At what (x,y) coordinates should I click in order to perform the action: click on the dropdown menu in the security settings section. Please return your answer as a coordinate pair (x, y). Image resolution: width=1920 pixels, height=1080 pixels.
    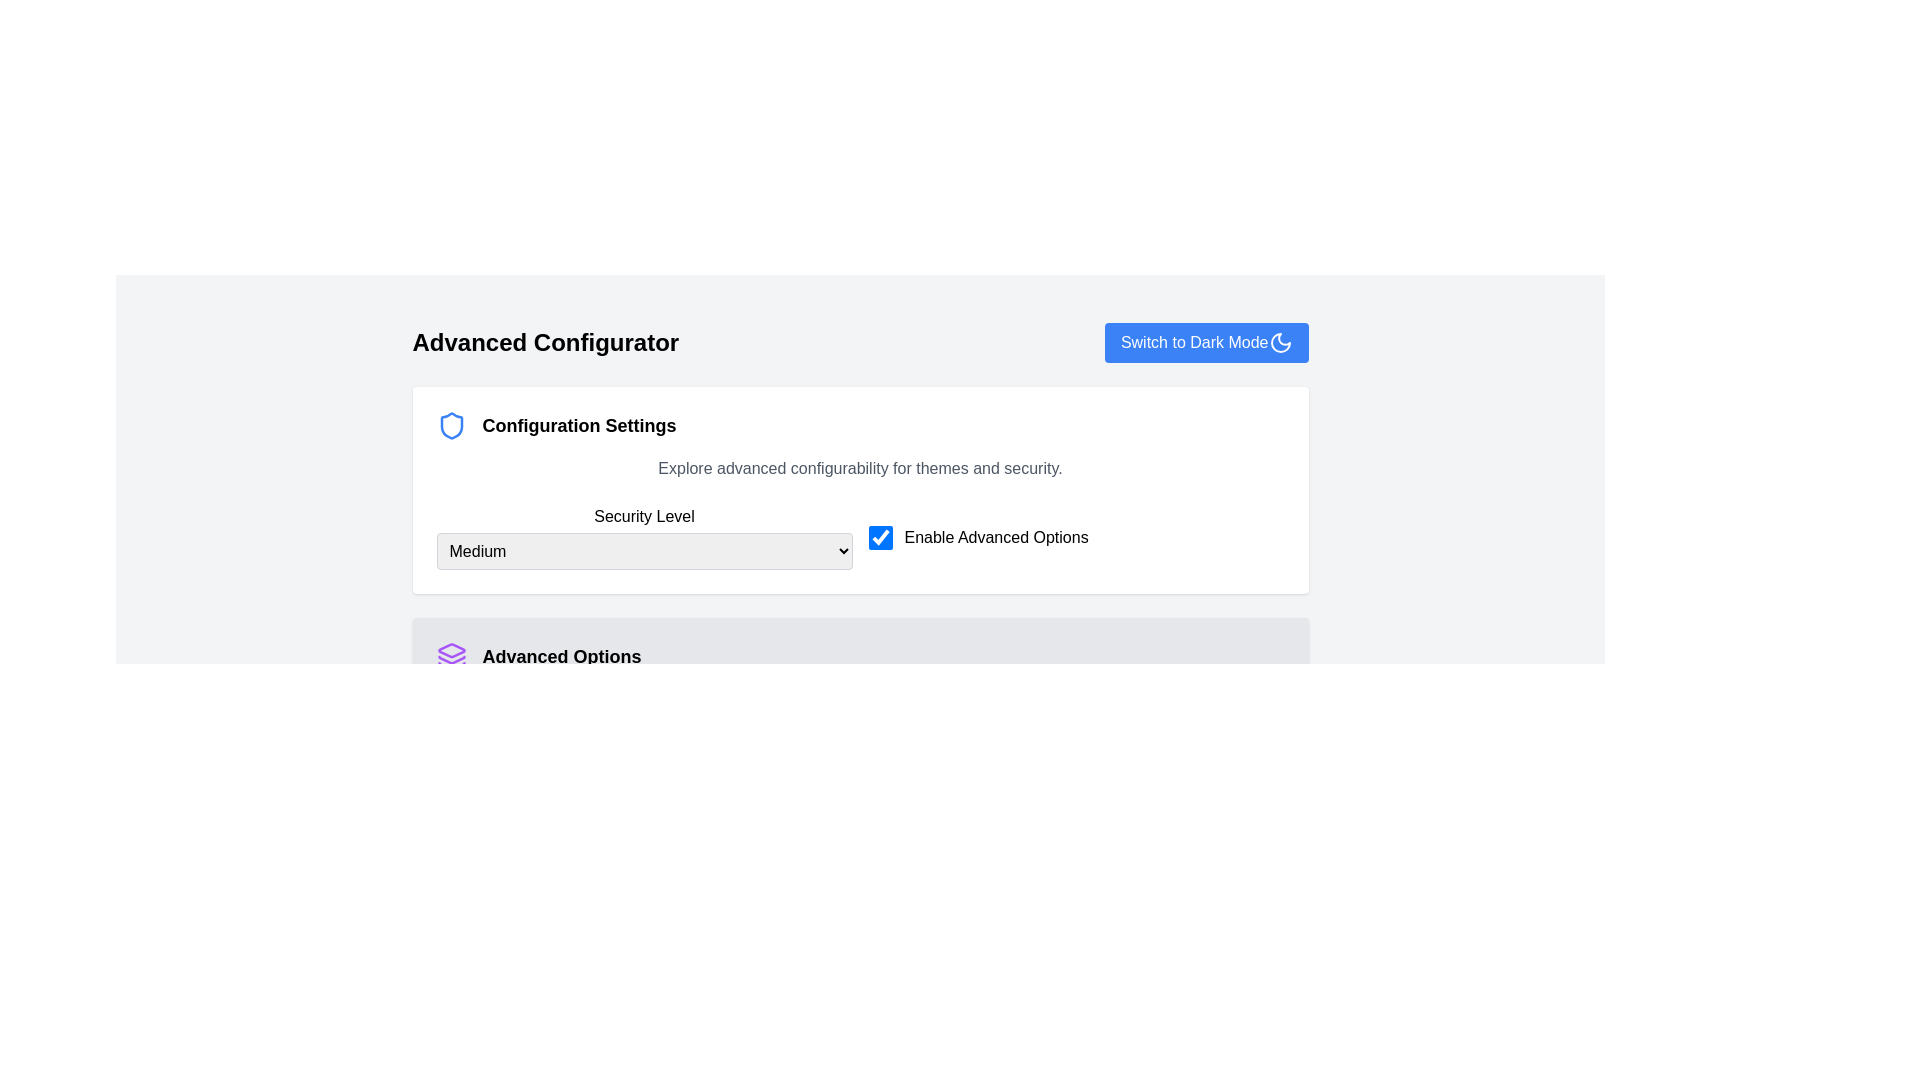
    Looking at the image, I should click on (860, 561).